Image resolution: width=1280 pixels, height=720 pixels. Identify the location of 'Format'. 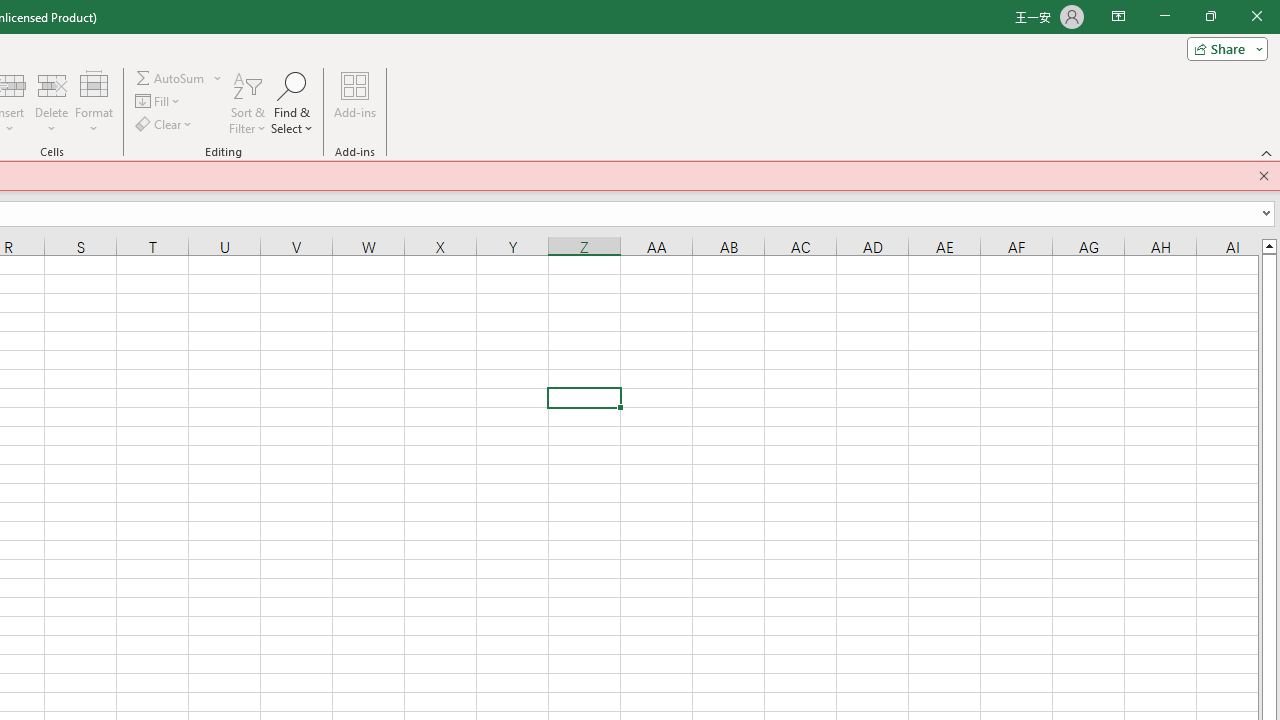
(93, 103).